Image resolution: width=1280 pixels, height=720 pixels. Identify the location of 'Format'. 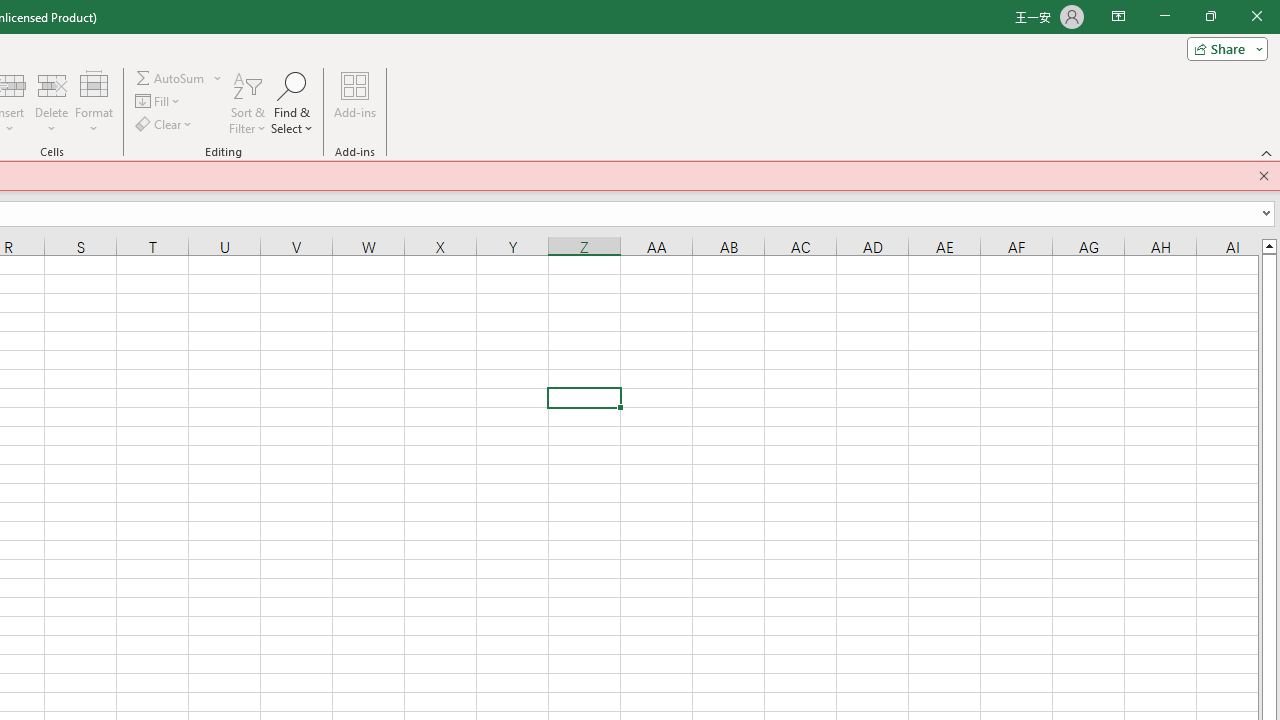
(93, 103).